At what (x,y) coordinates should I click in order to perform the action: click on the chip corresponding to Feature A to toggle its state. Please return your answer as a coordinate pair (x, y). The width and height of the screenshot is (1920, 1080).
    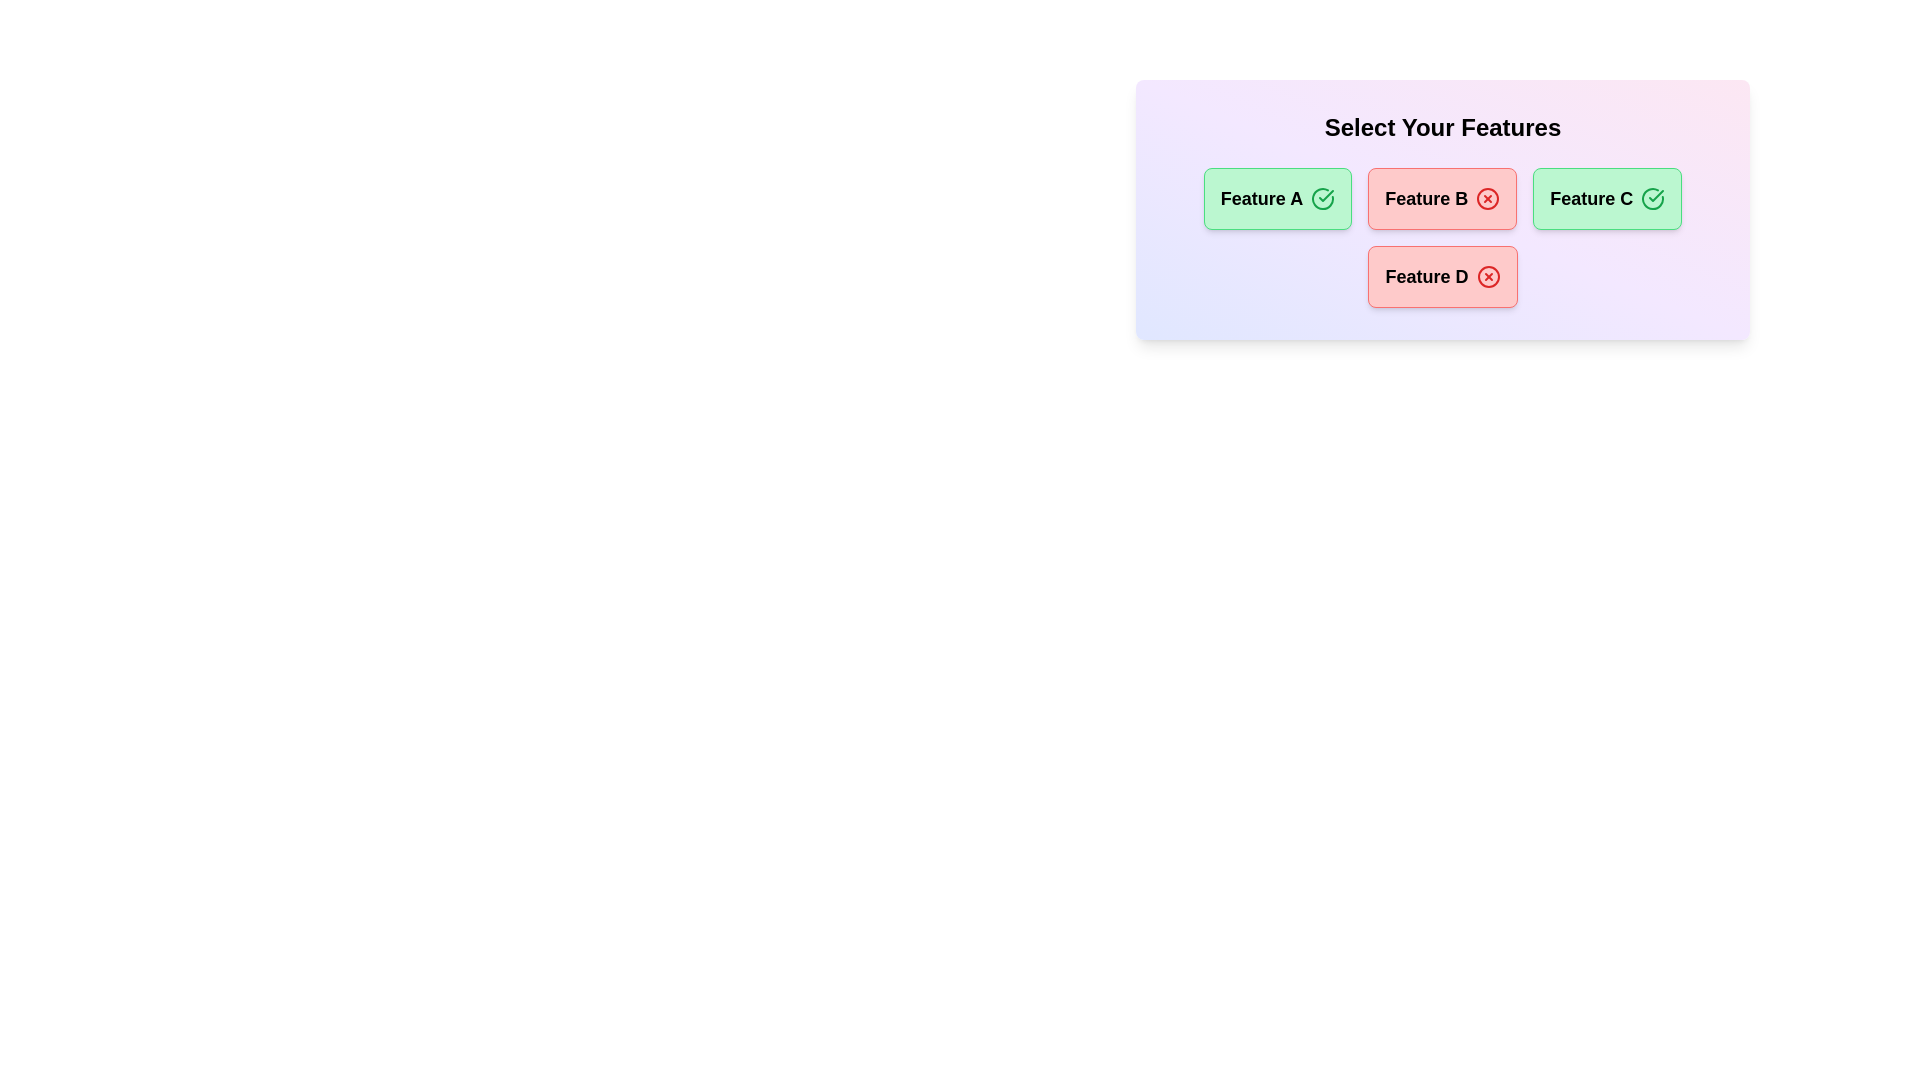
    Looking at the image, I should click on (1276, 199).